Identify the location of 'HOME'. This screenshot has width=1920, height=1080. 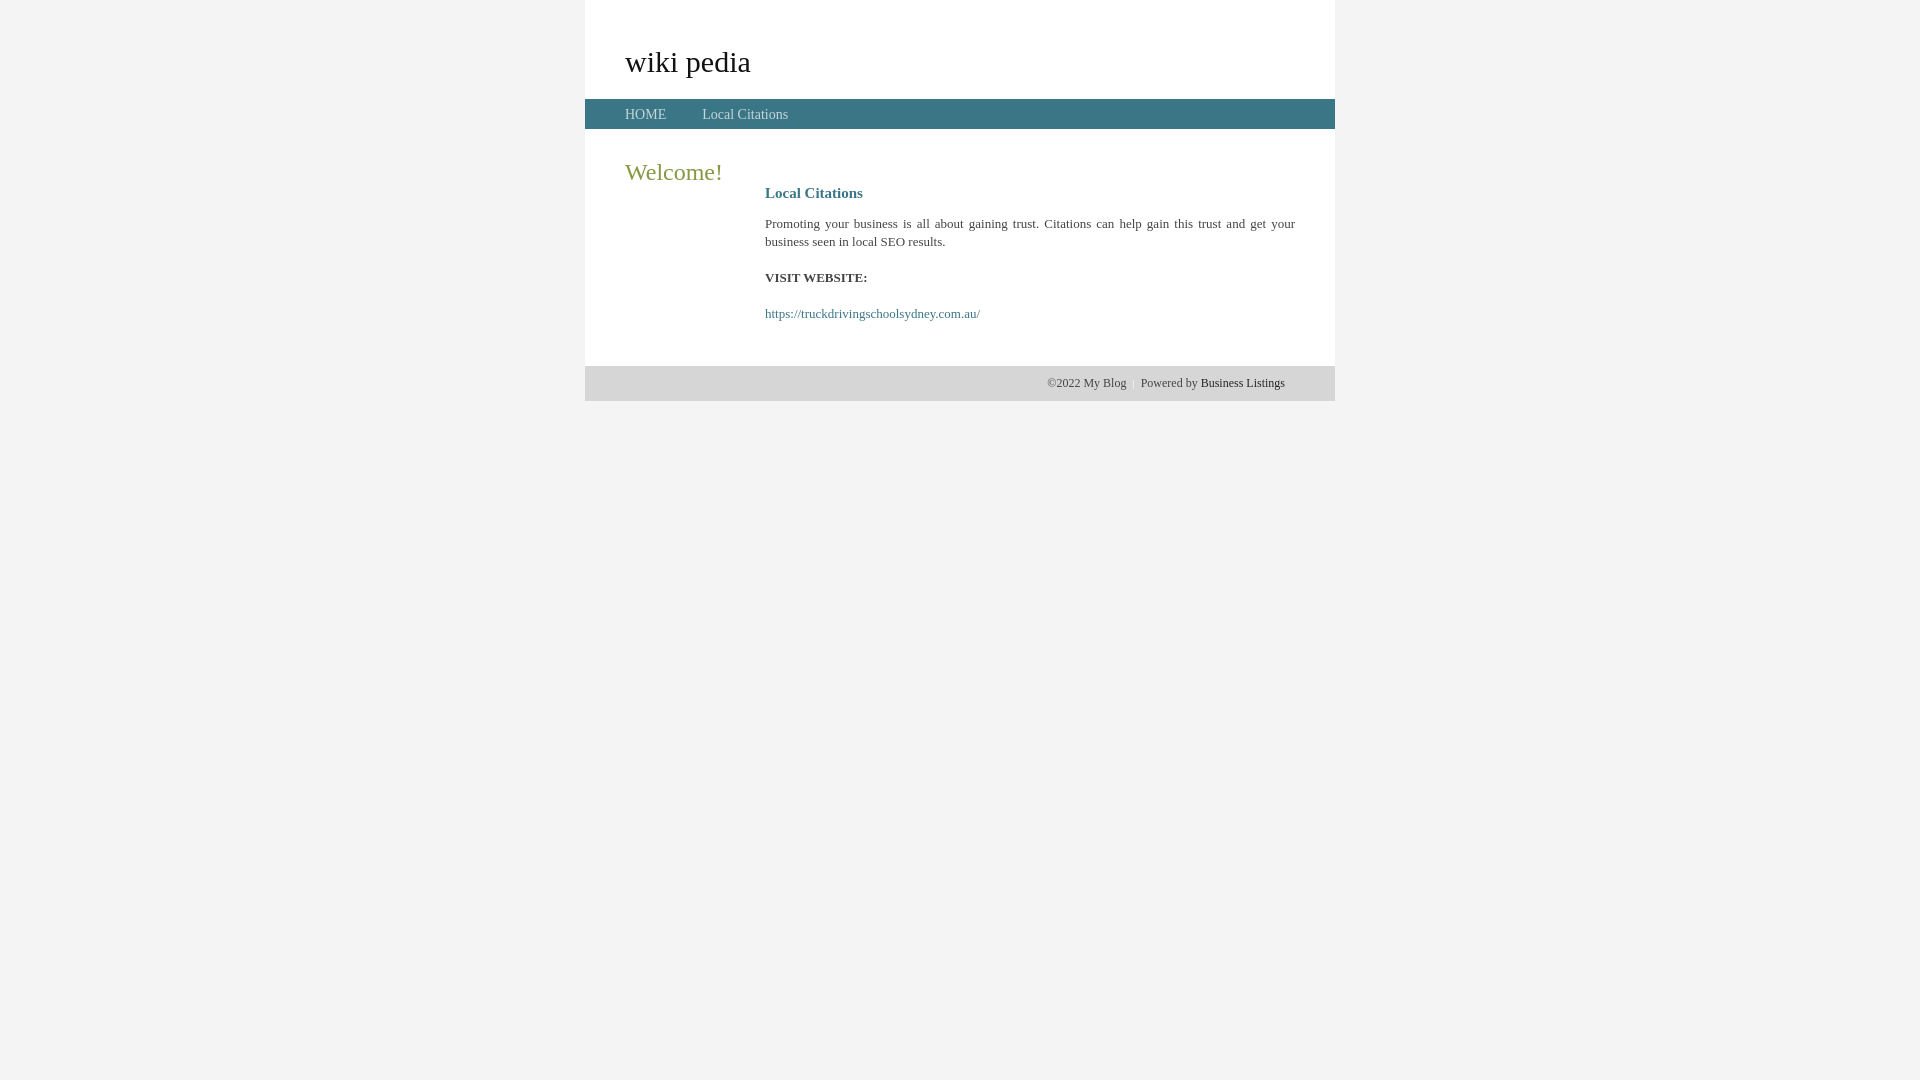
(645, 114).